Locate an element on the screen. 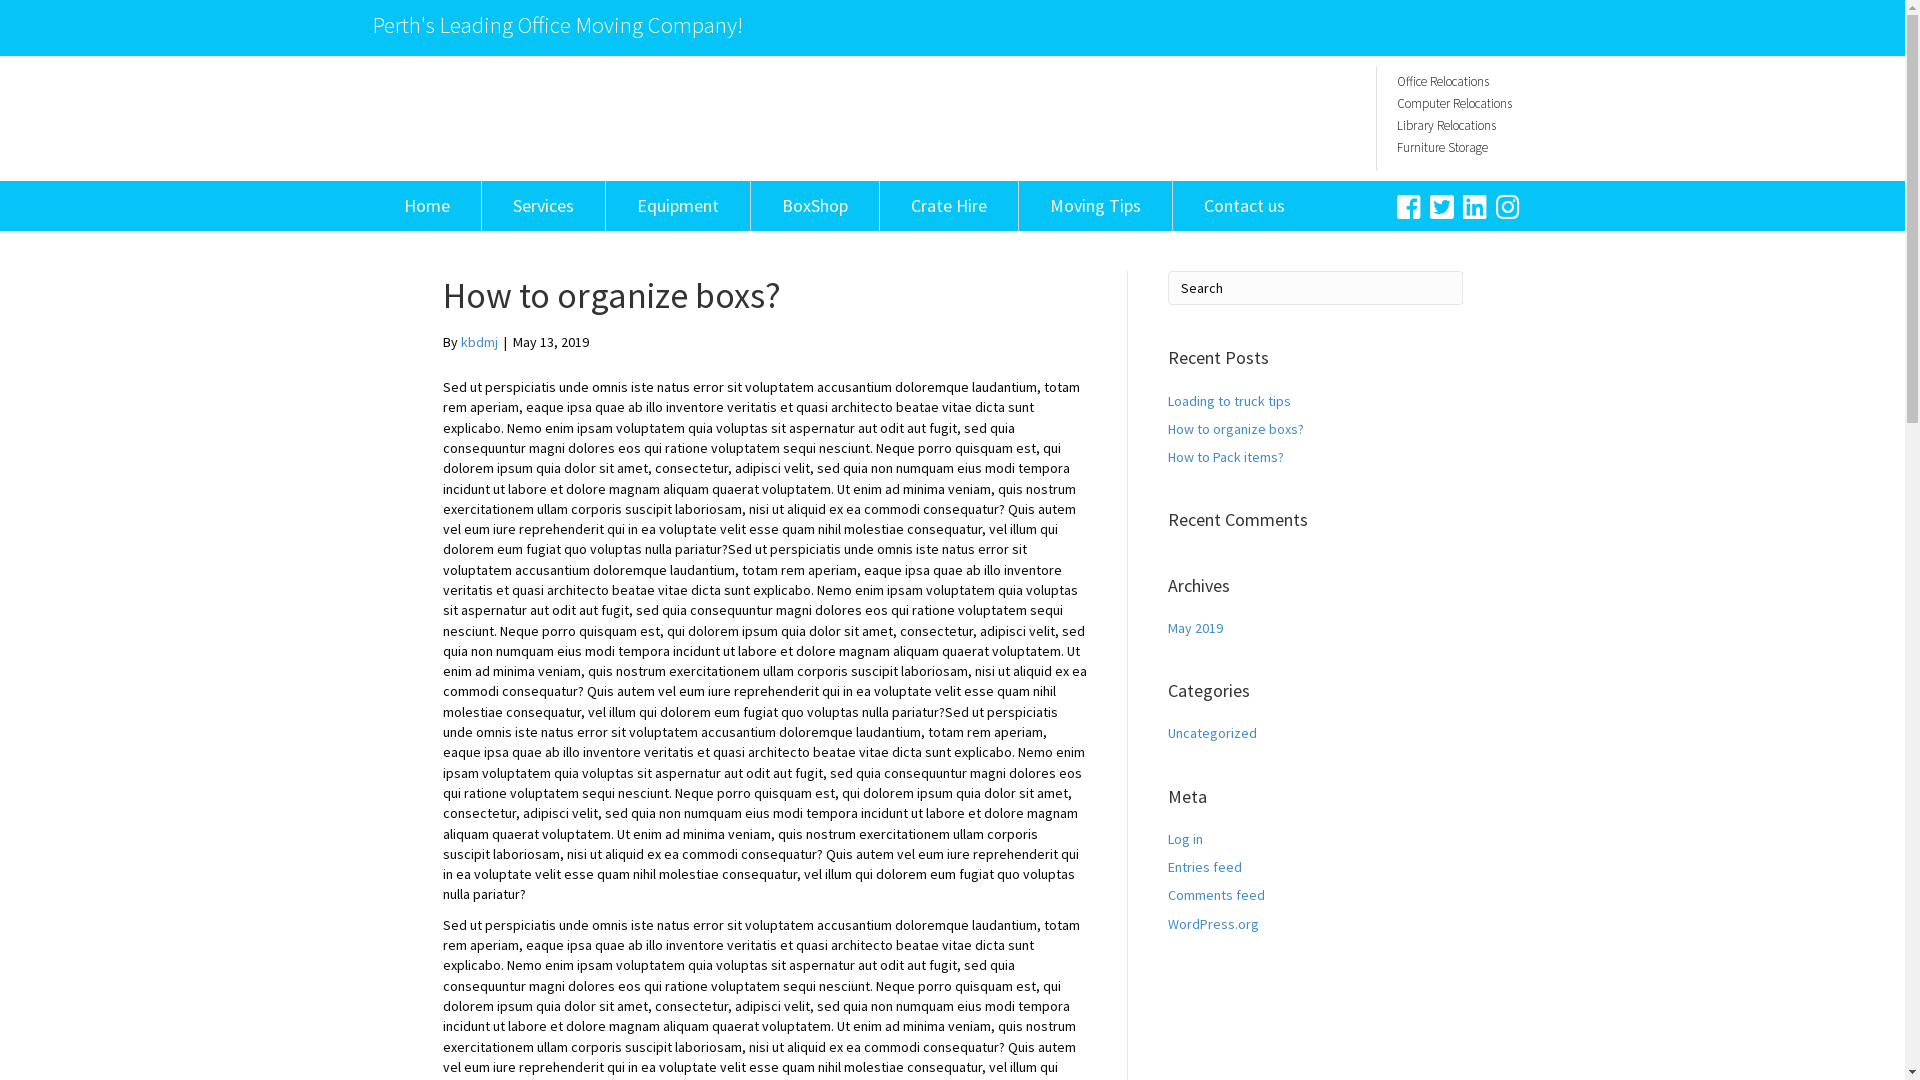  'BoxShop' is located at coordinates (814, 205).